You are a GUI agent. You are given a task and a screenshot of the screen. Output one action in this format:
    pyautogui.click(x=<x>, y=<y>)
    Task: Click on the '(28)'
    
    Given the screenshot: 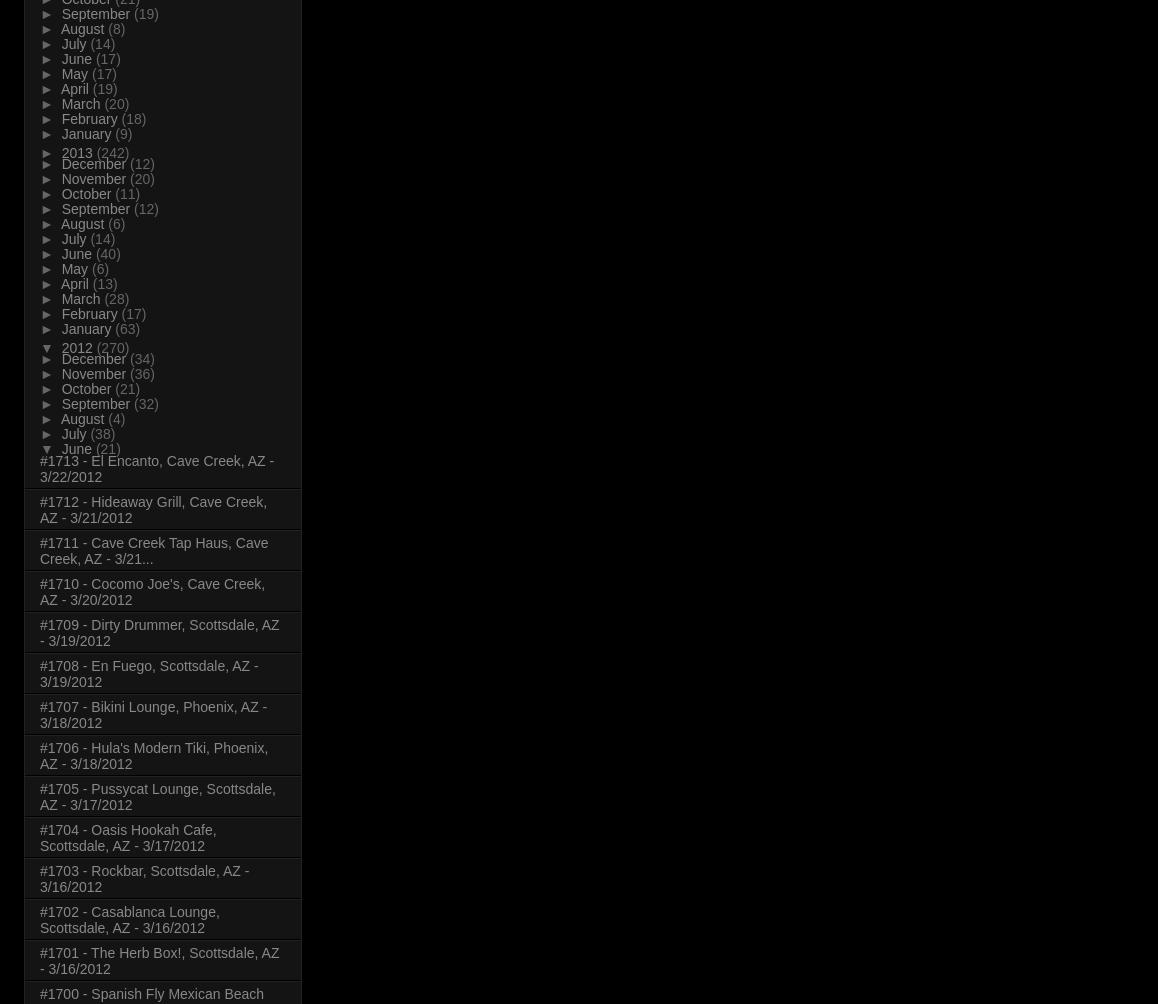 What is the action you would take?
    pyautogui.click(x=103, y=298)
    